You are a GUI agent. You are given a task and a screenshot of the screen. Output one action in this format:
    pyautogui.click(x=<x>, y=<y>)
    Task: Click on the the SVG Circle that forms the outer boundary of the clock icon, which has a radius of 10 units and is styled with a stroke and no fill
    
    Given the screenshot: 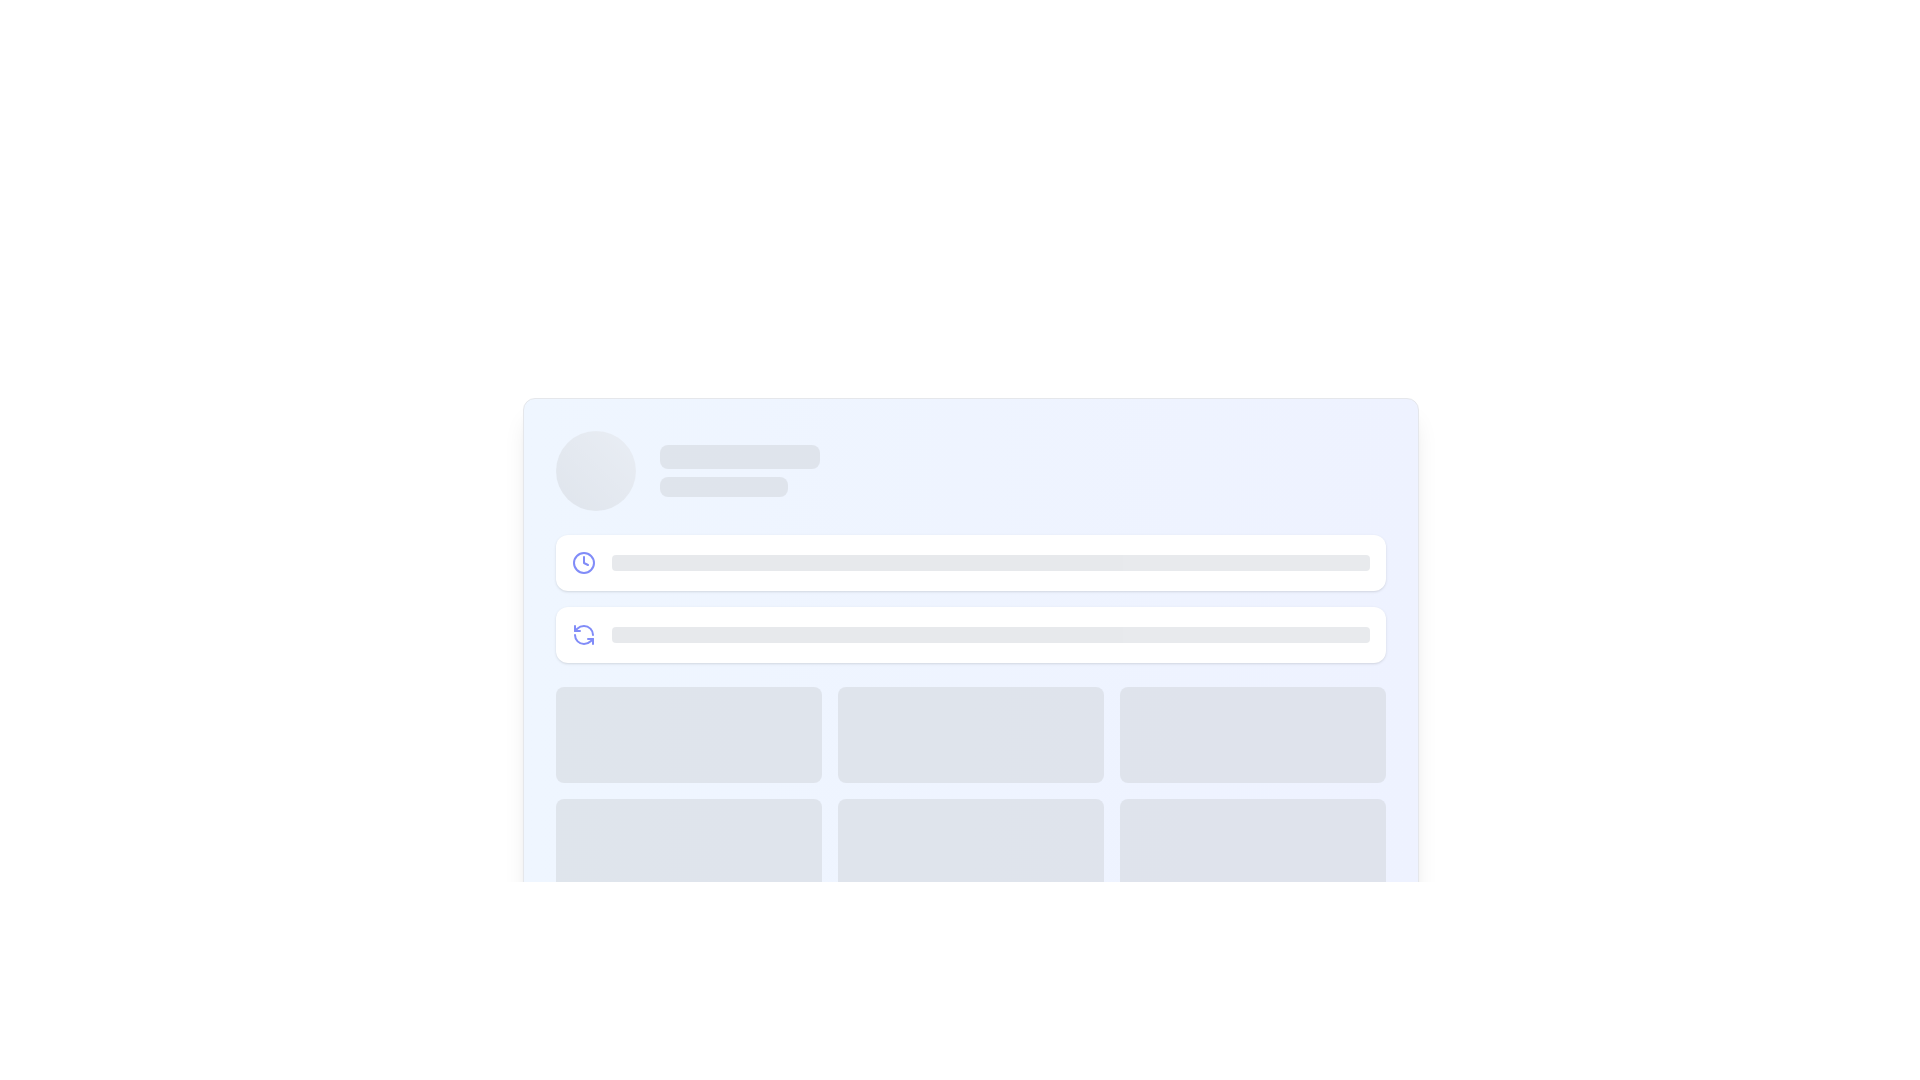 What is the action you would take?
    pyautogui.click(x=582, y=563)
    